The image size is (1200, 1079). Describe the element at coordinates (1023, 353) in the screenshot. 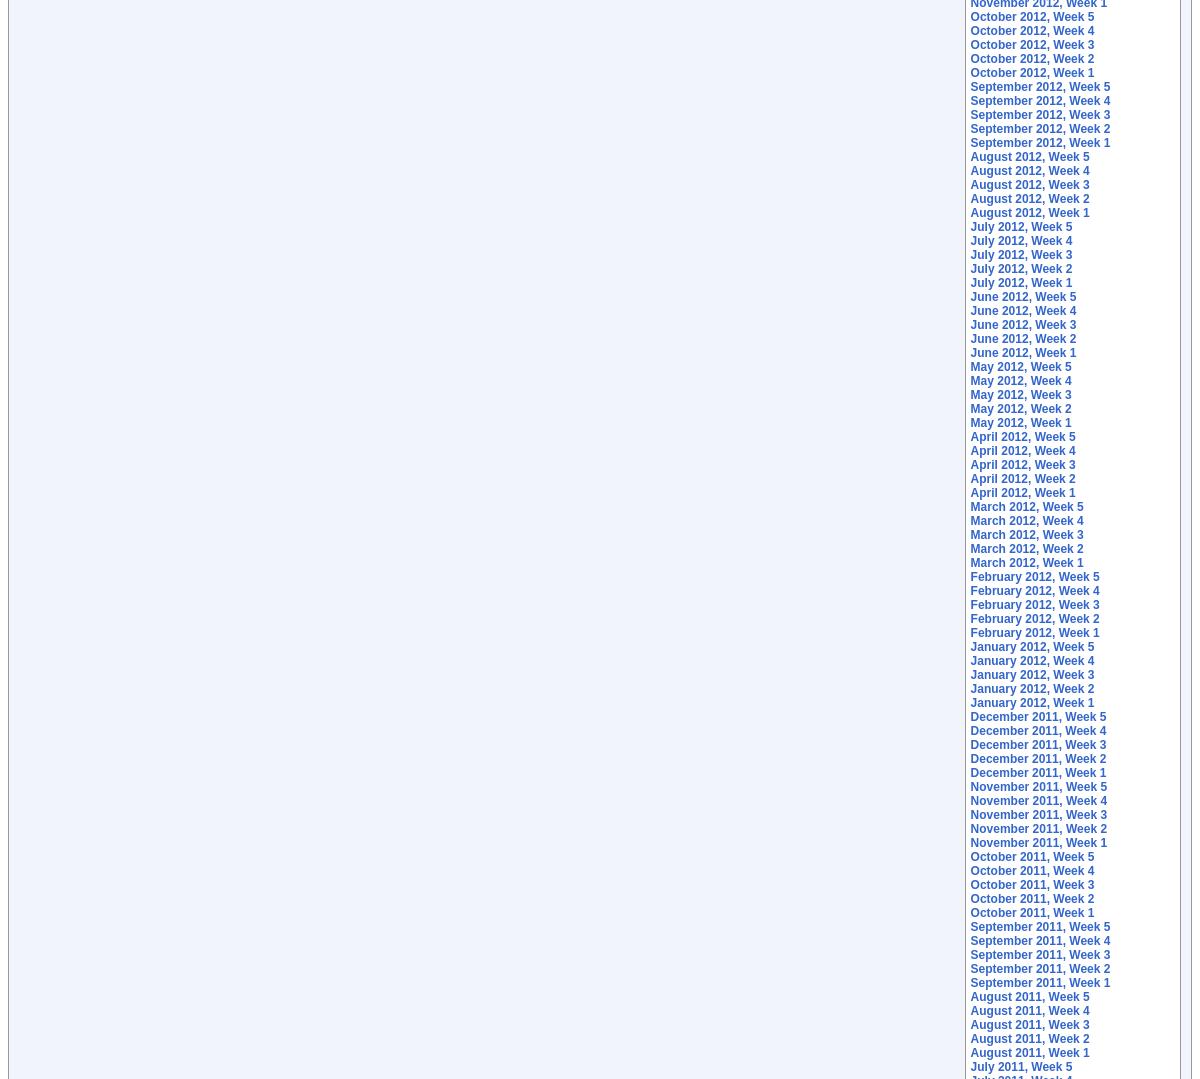

I see `'June 2012, Week 1'` at that location.